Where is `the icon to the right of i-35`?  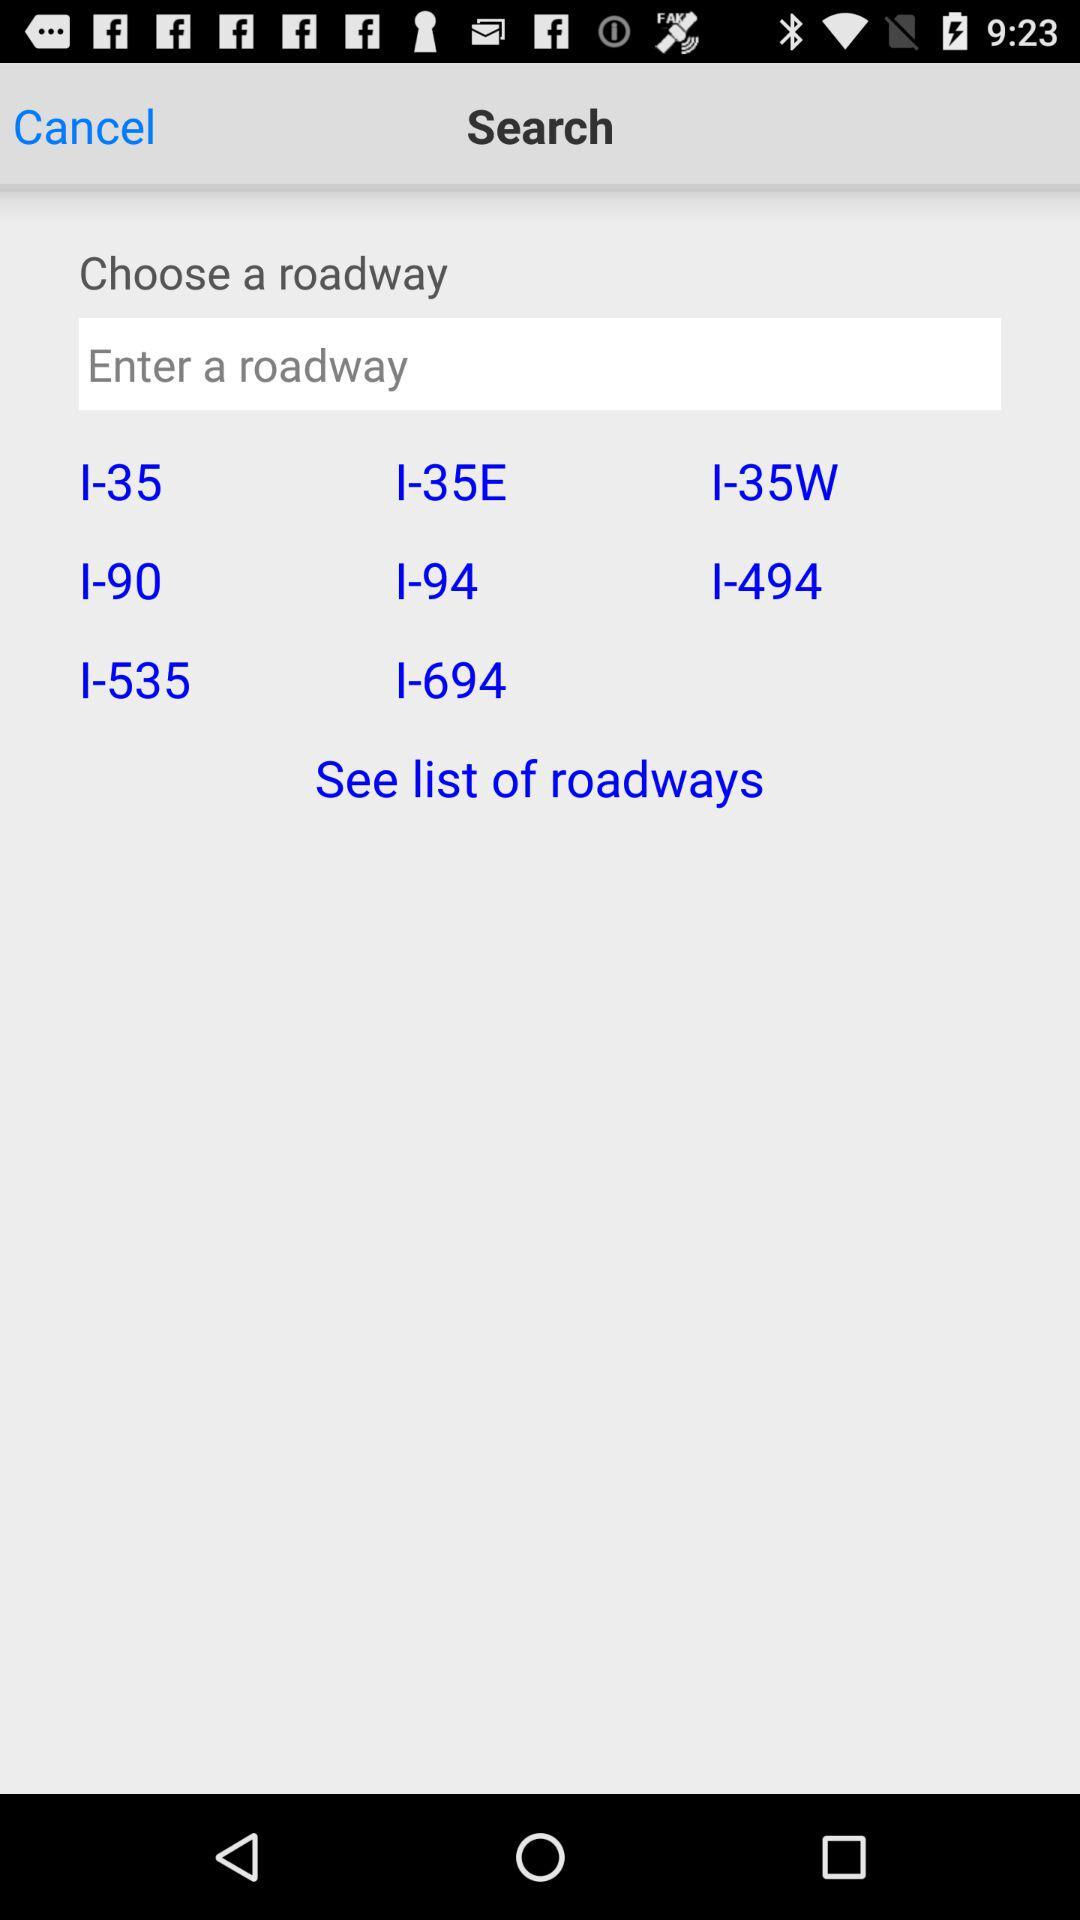 the icon to the right of i-35 is located at coordinates (538, 578).